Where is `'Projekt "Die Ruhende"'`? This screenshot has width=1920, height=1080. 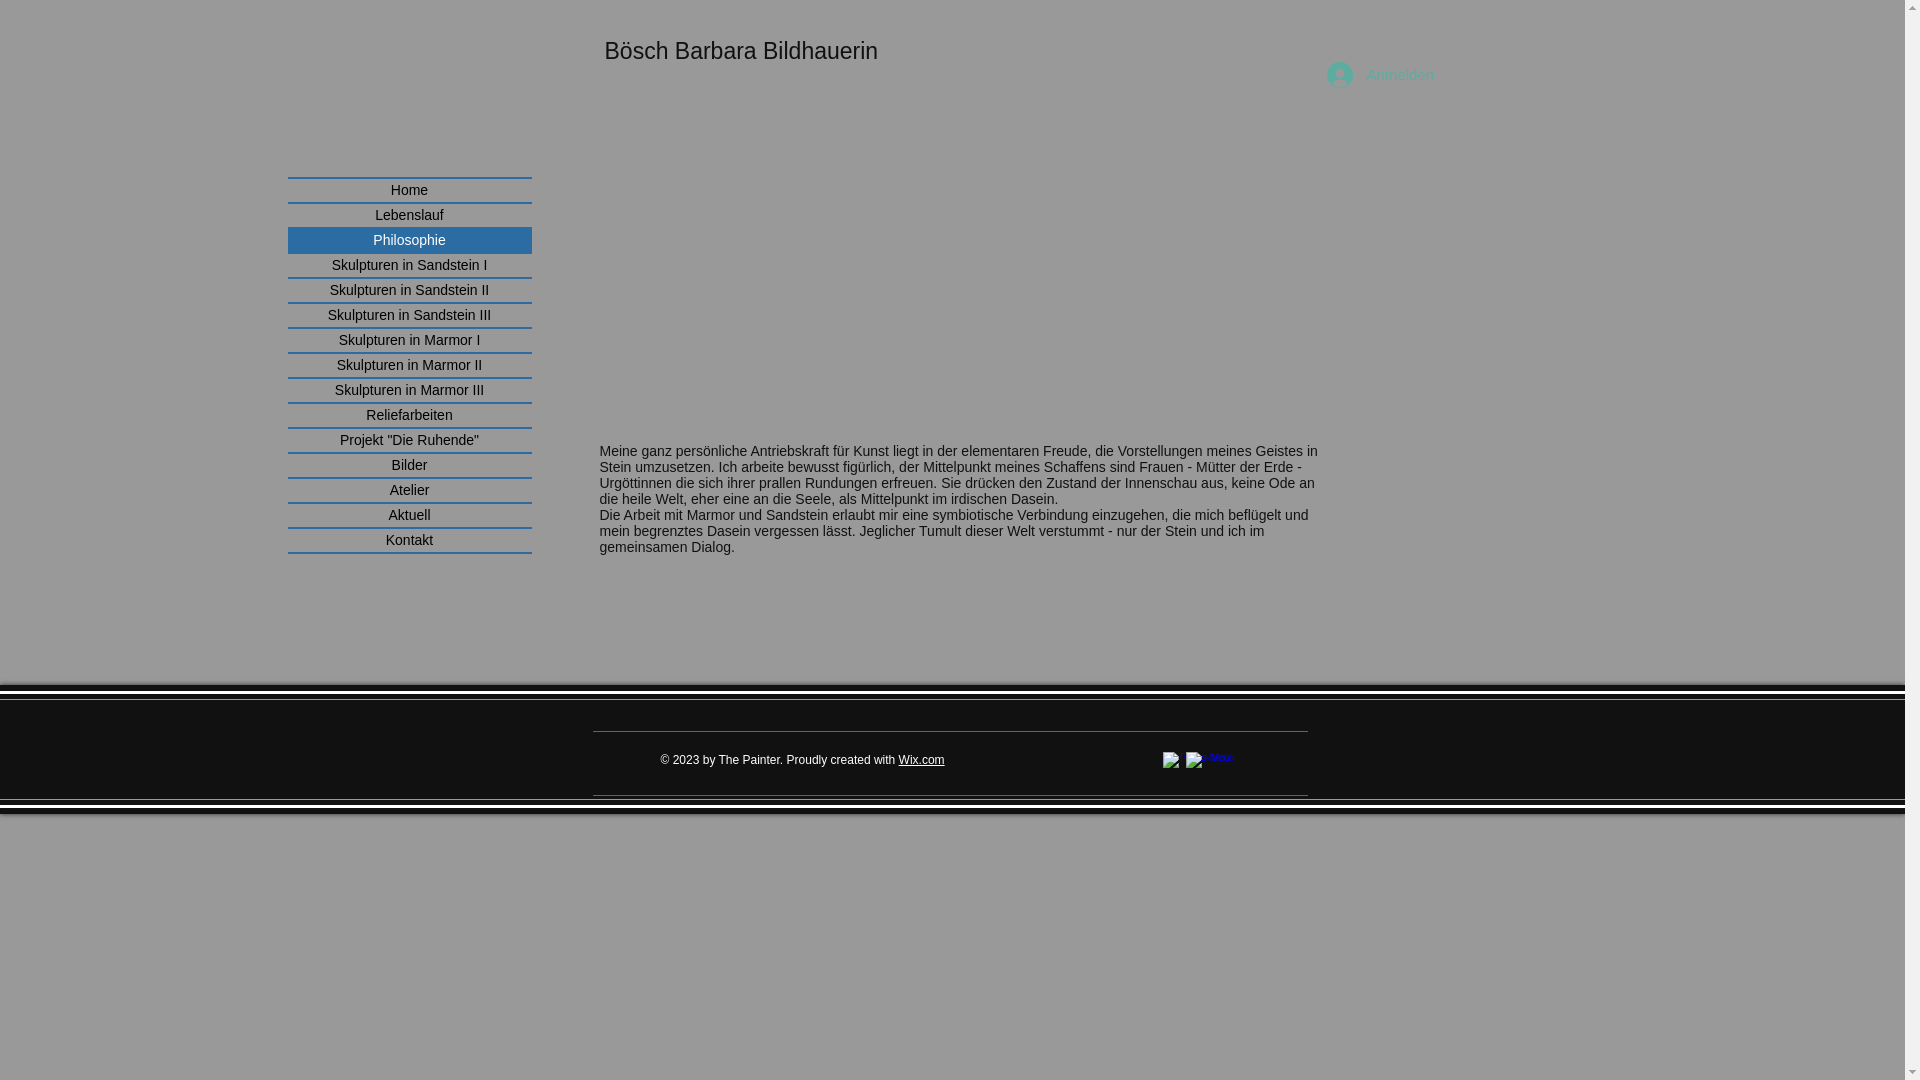
'Projekt "Die Ruhende"' is located at coordinates (408, 439).